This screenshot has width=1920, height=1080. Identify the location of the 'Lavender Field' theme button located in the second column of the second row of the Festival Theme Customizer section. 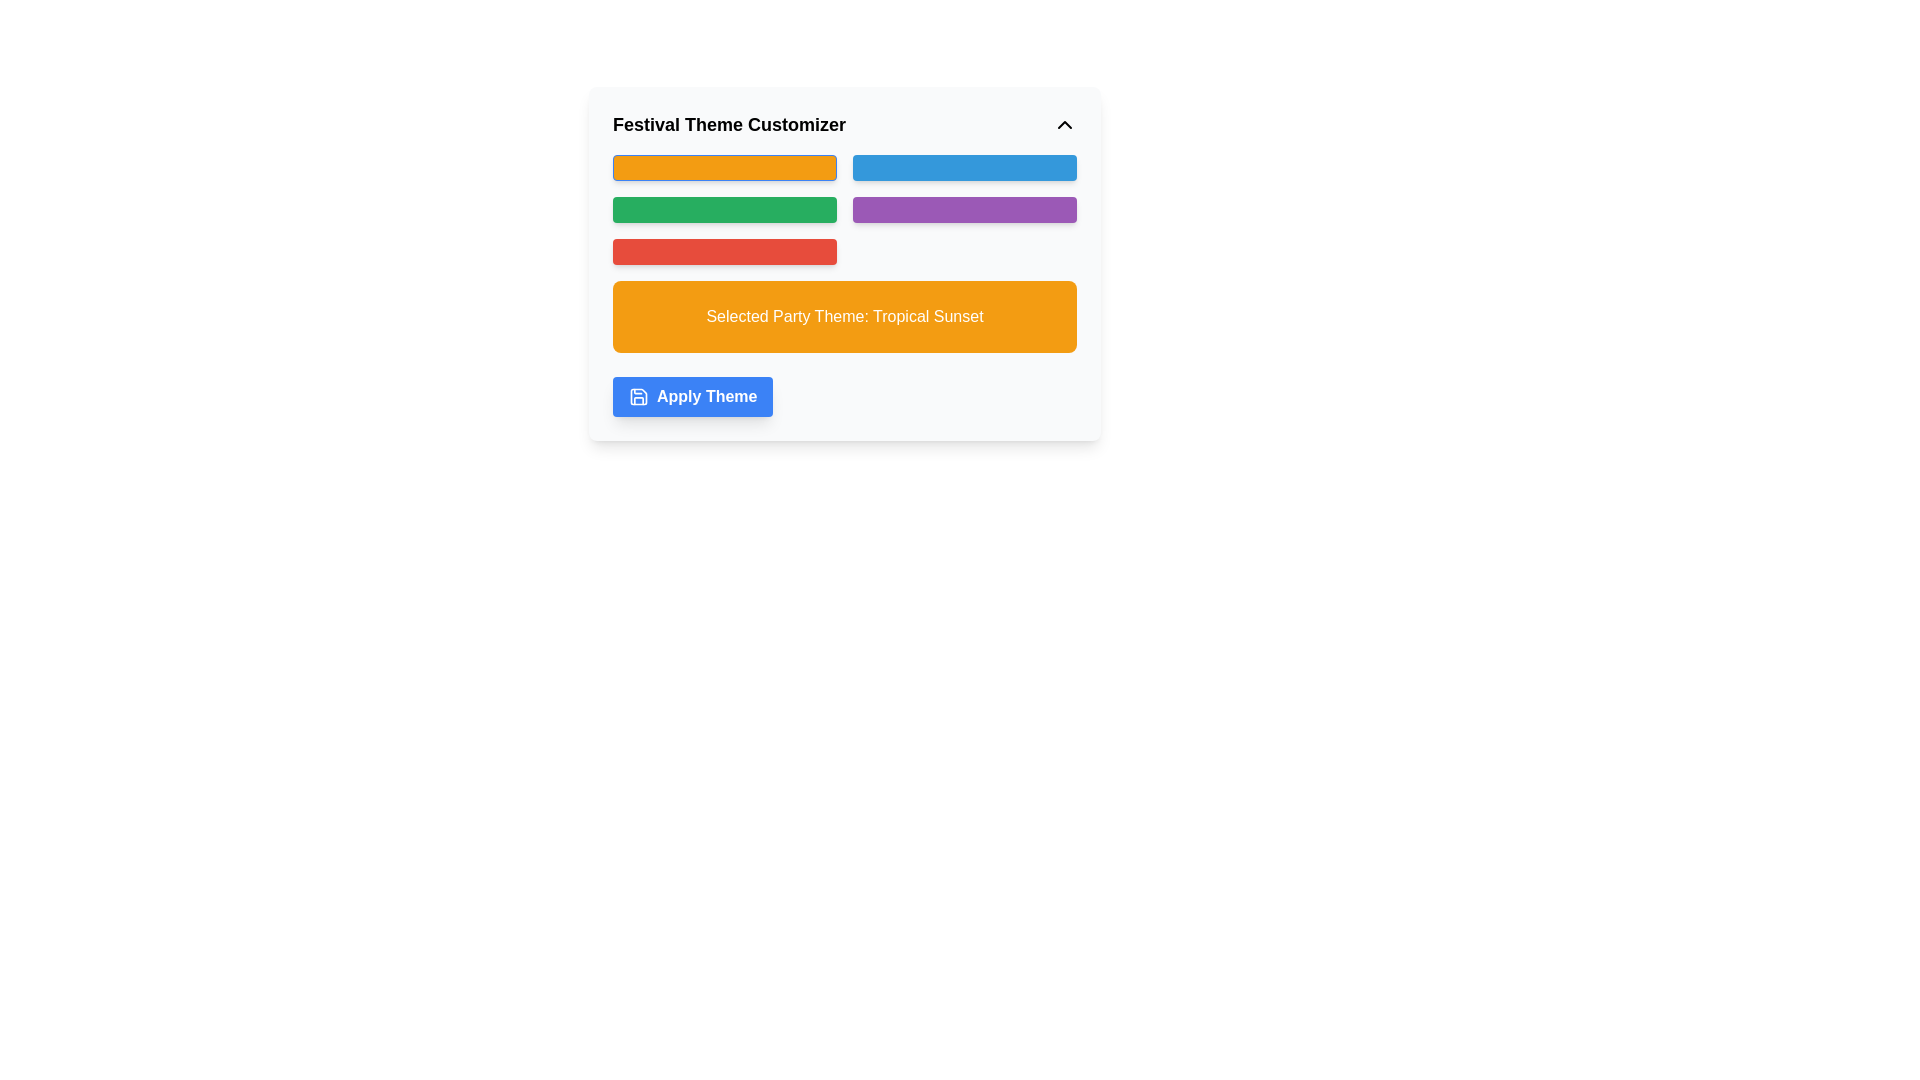
(964, 209).